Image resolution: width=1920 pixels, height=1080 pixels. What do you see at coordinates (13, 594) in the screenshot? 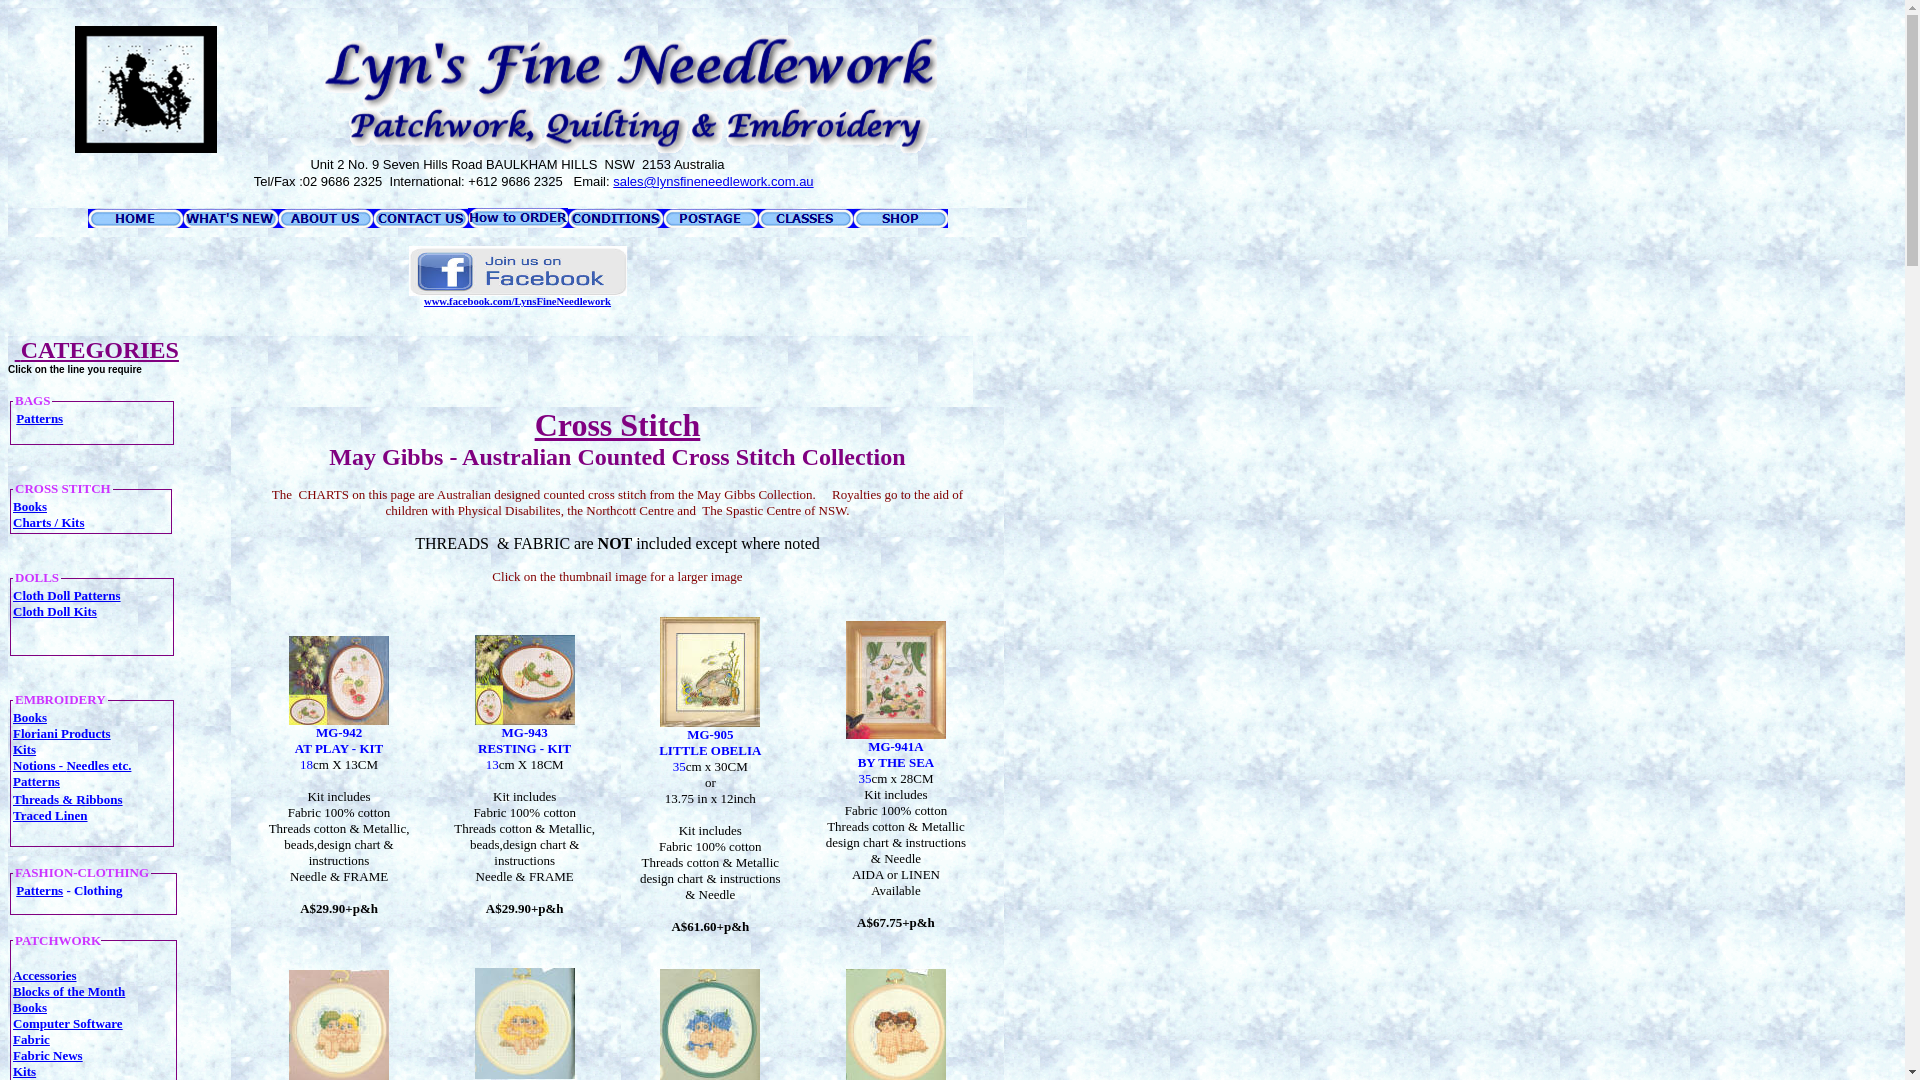
I see `'Cloth Doll Patterns'` at bounding box center [13, 594].